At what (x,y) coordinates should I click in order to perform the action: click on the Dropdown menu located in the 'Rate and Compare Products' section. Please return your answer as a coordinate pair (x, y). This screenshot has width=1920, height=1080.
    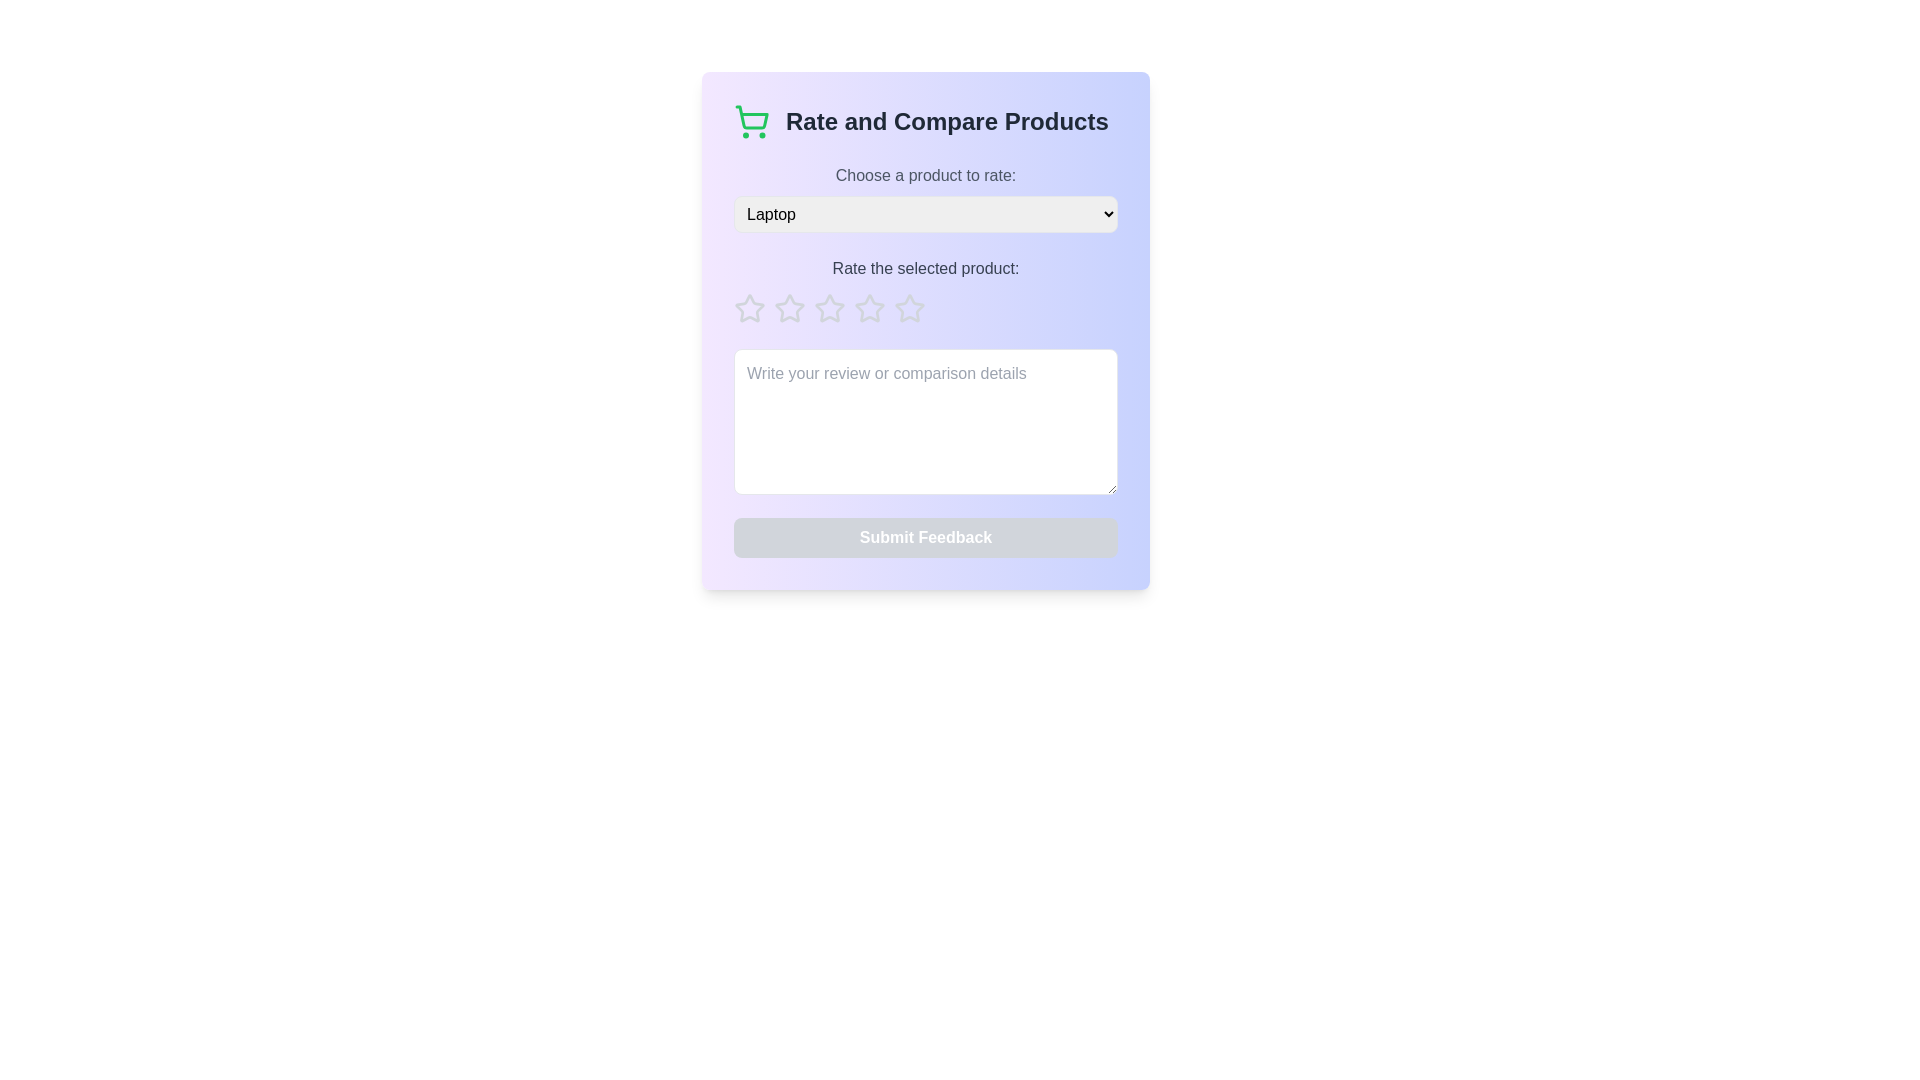
    Looking at the image, I should click on (925, 214).